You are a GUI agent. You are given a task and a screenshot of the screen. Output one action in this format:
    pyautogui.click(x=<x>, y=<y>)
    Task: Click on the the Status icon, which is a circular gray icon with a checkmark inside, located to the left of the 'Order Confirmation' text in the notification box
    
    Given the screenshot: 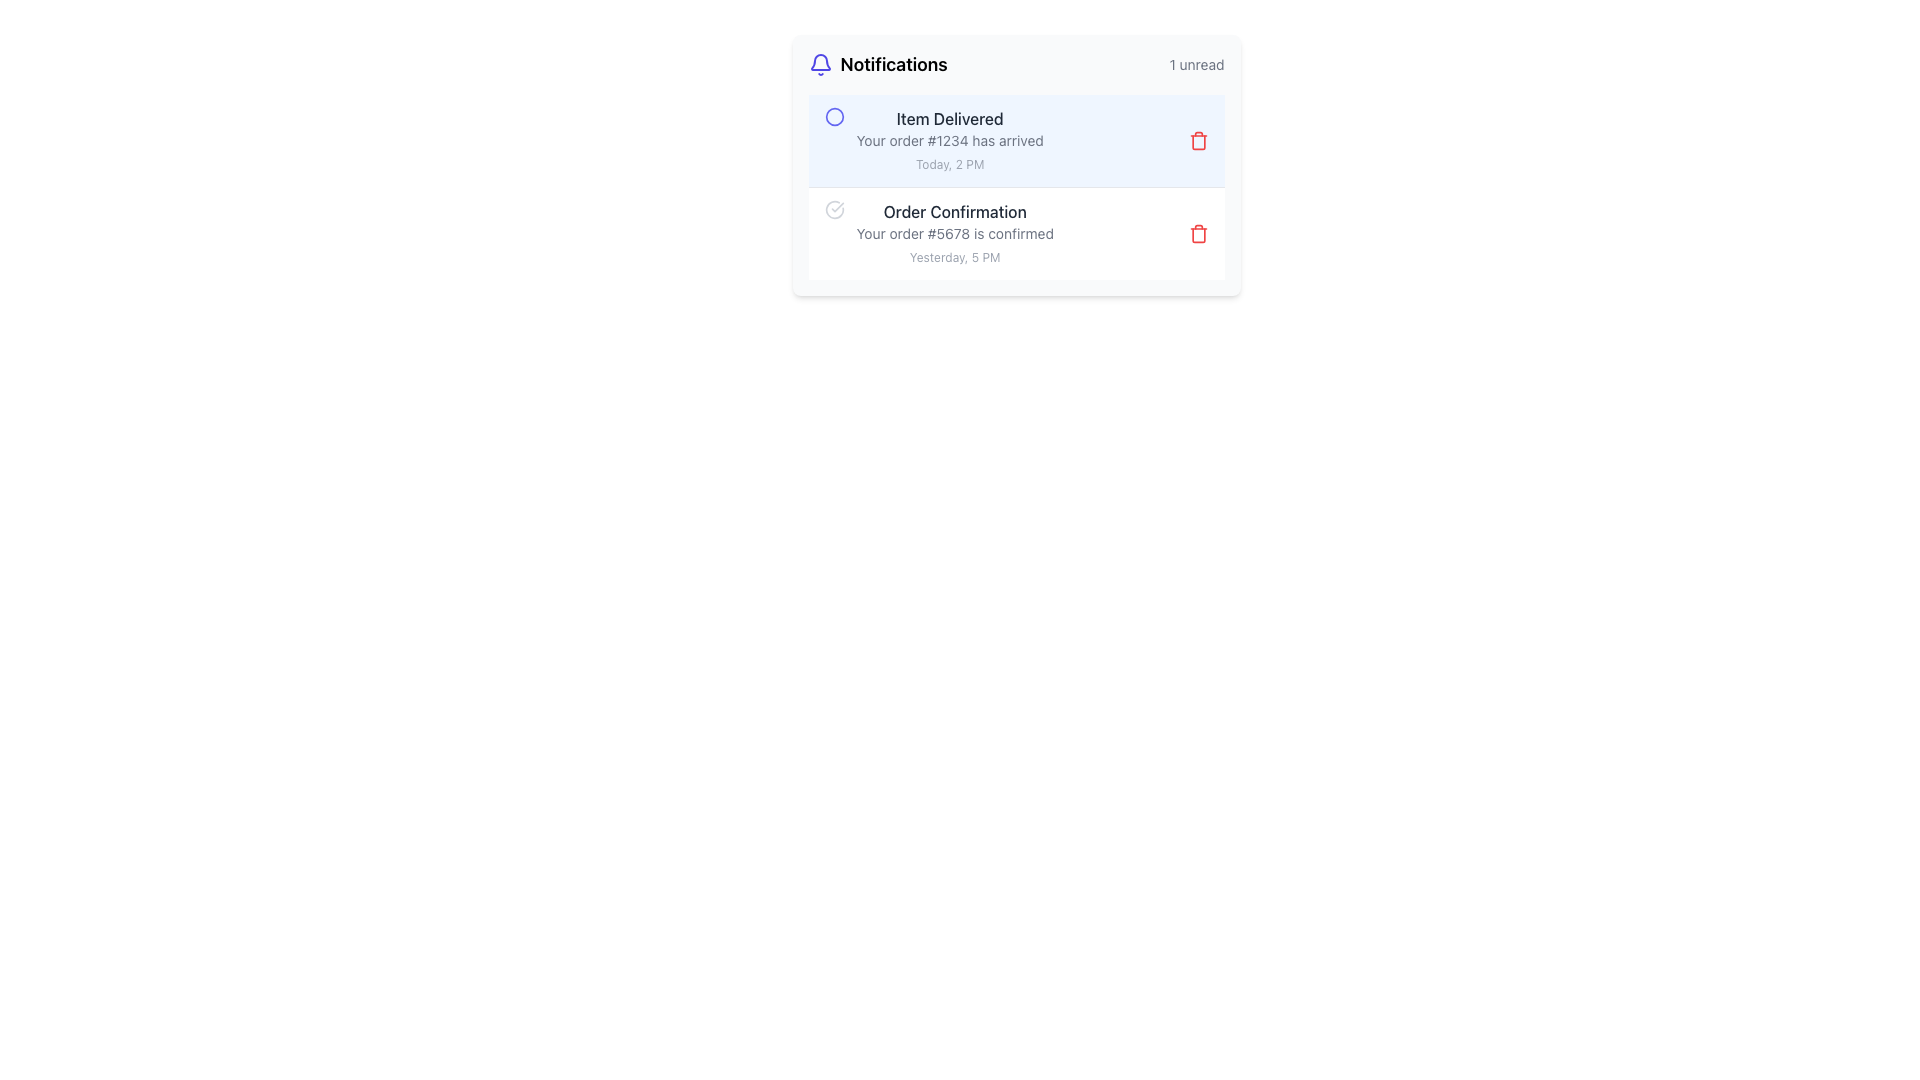 What is the action you would take?
    pyautogui.click(x=834, y=209)
    